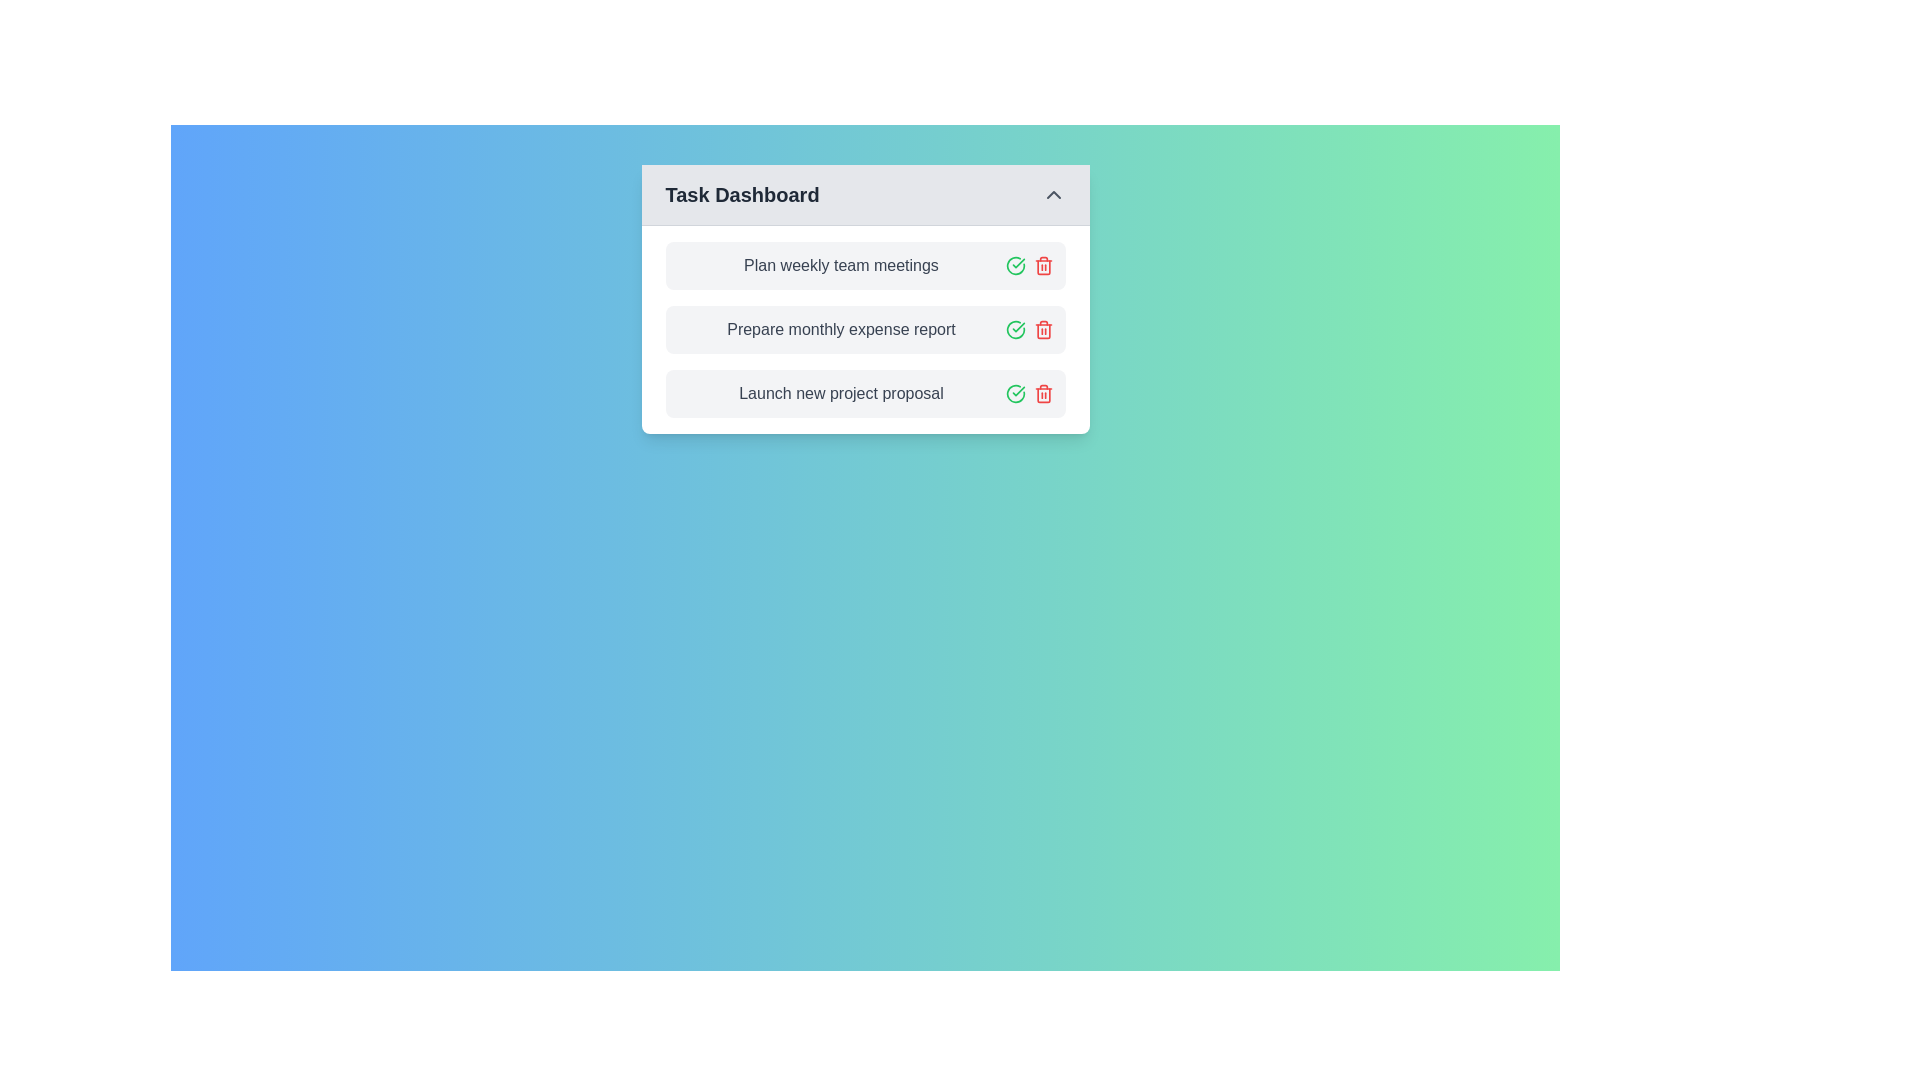 This screenshot has width=1920, height=1080. What do you see at coordinates (1042, 393) in the screenshot?
I see `the delete button icon for the task 'Launch new project proposal'` at bounding box center [1042, 393].